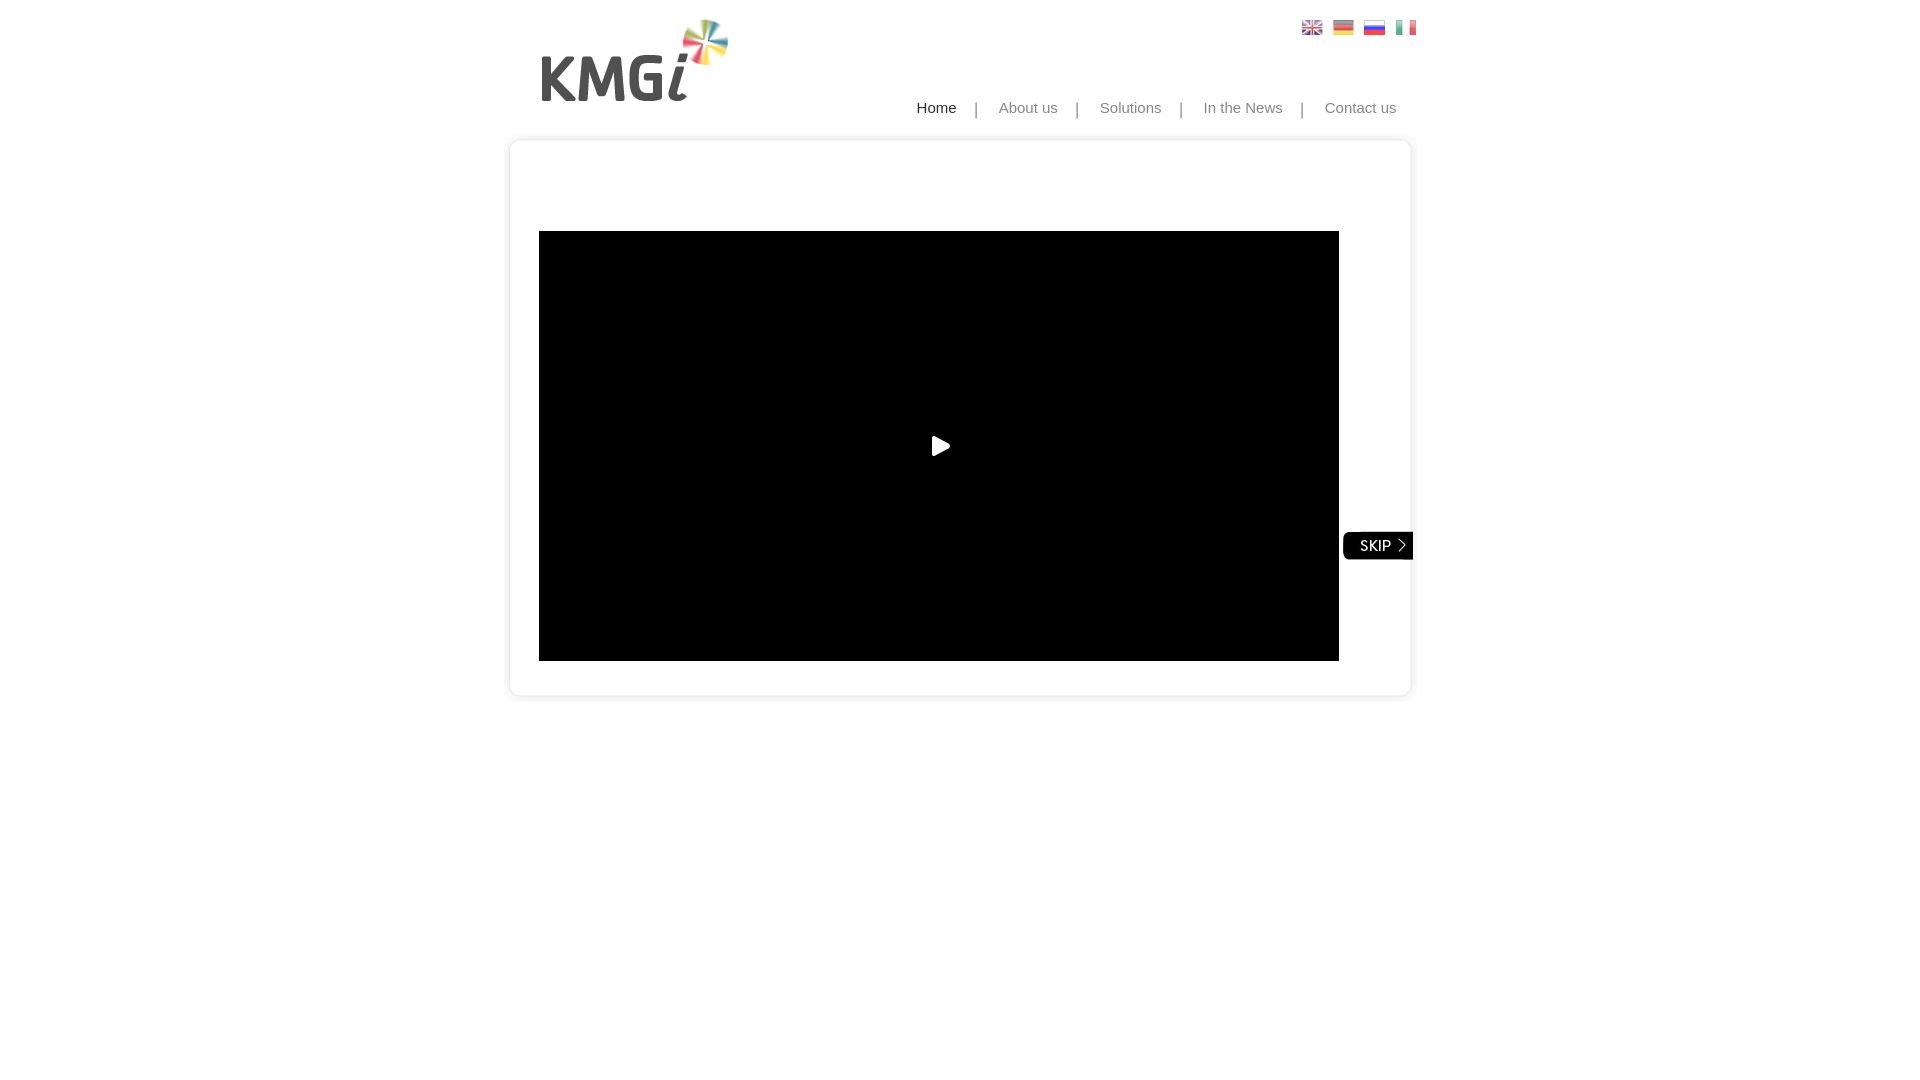 Image resolution: width=1920 pixels, height=1080 pixels. I want to click on 'Solutions', so click(1131, 107).